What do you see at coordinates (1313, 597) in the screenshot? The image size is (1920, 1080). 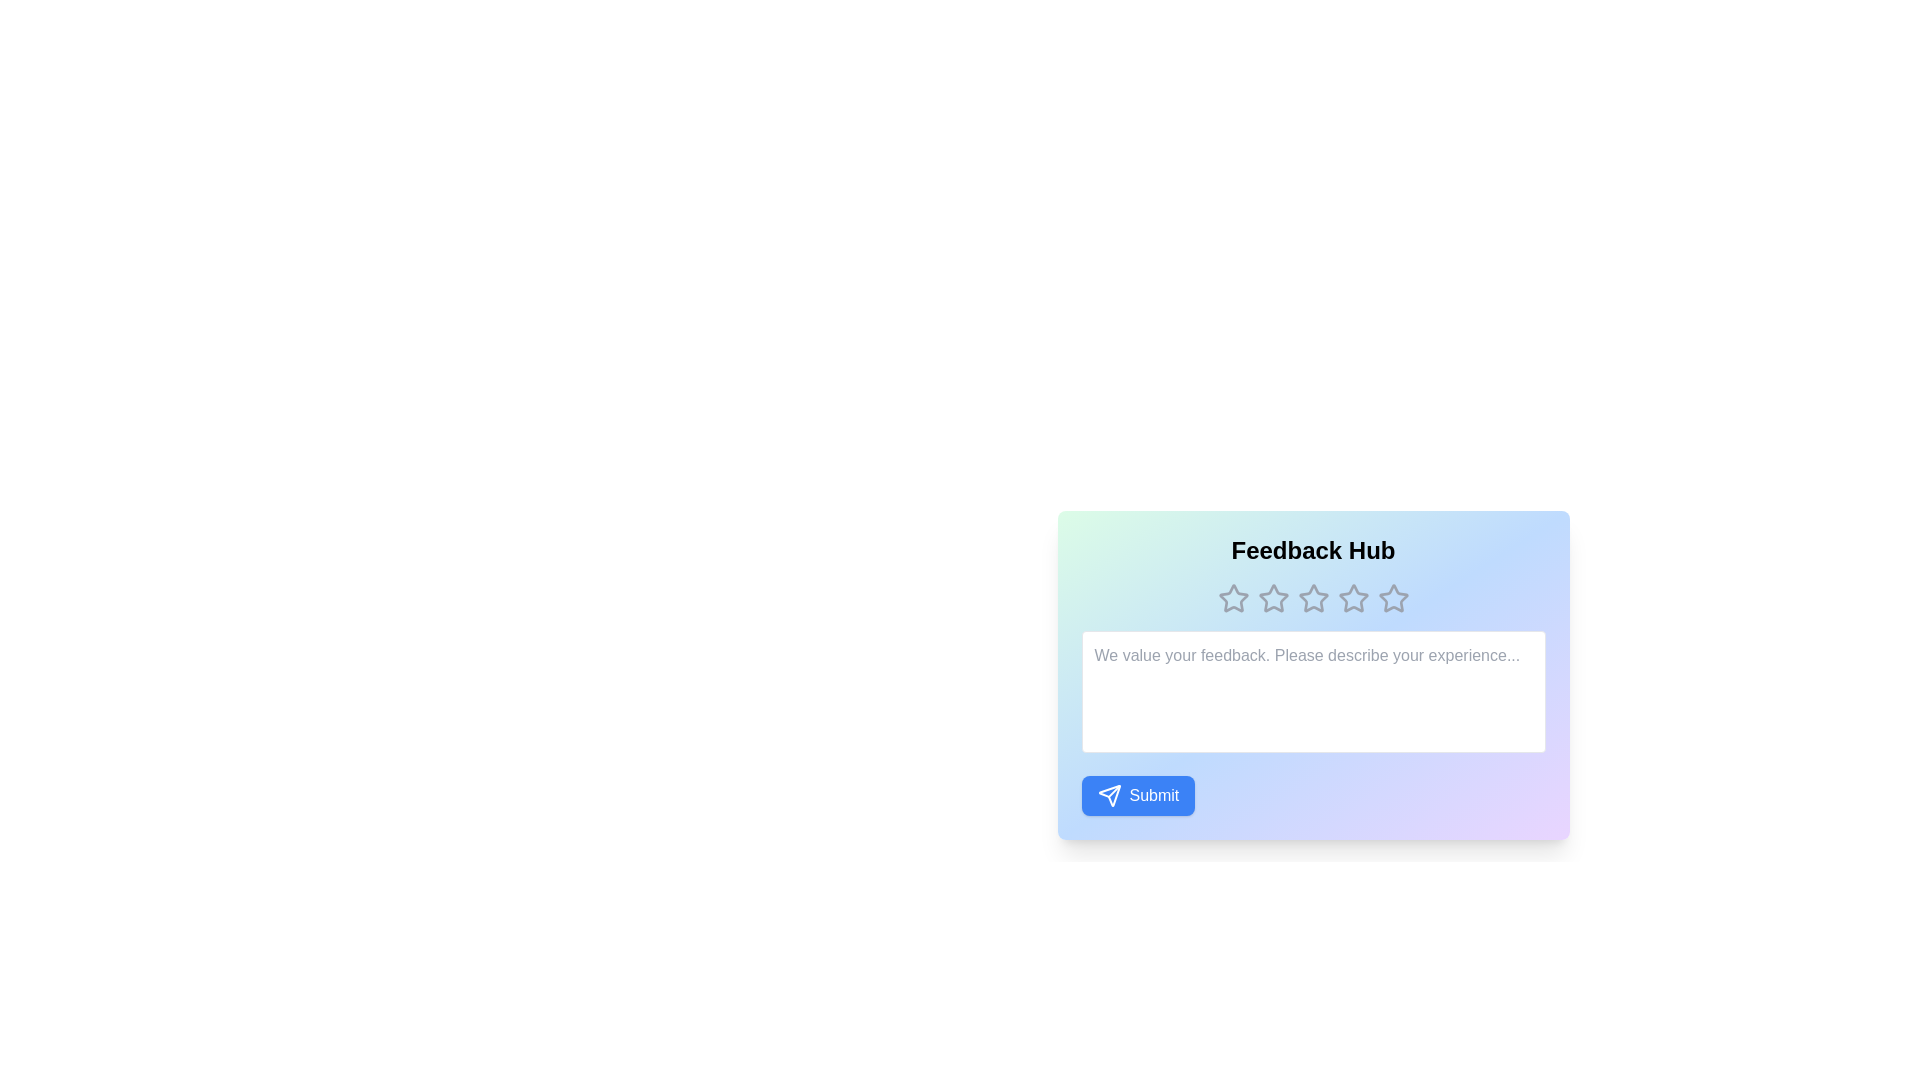 I see `the star corresponding to 3 to preview selection` at bounding box center [1313, 597].